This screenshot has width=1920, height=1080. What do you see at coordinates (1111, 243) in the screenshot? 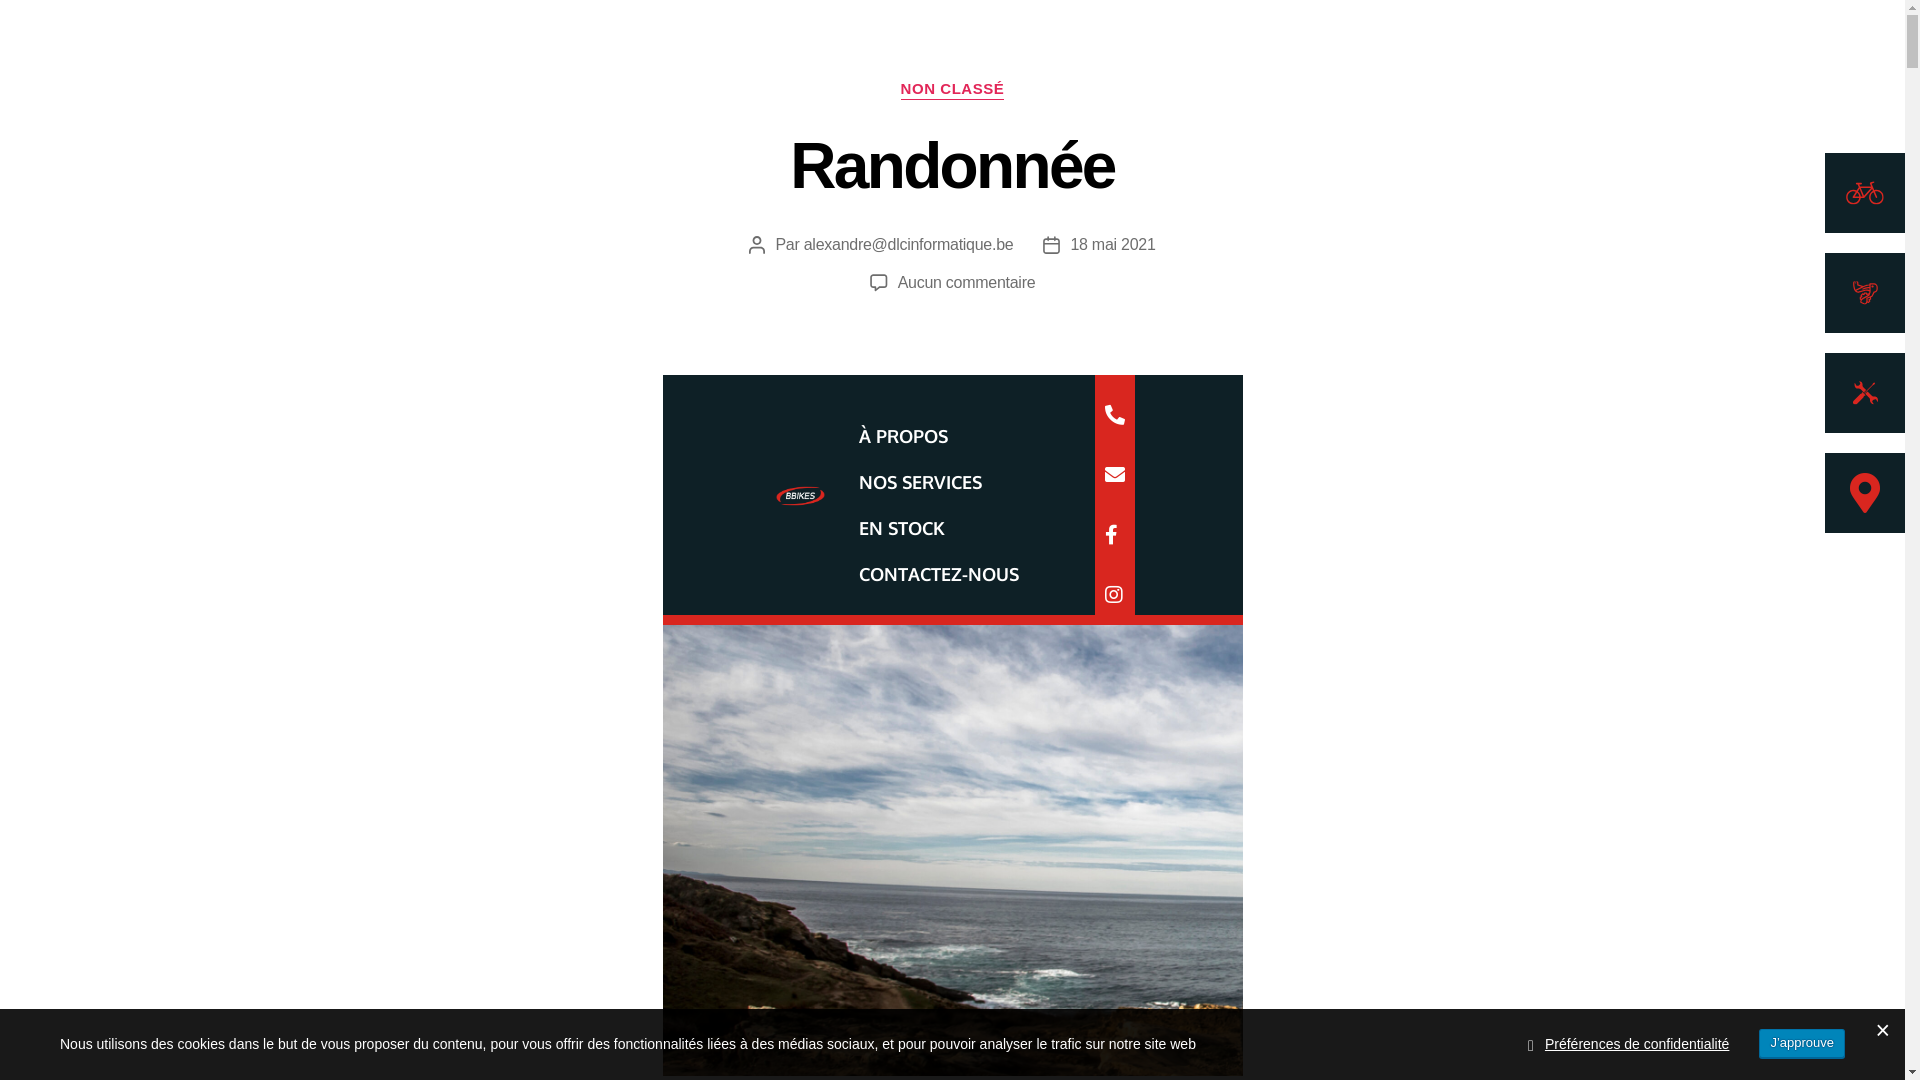
I see `'18 mai 2021'` at bounding box center [1111, 243].